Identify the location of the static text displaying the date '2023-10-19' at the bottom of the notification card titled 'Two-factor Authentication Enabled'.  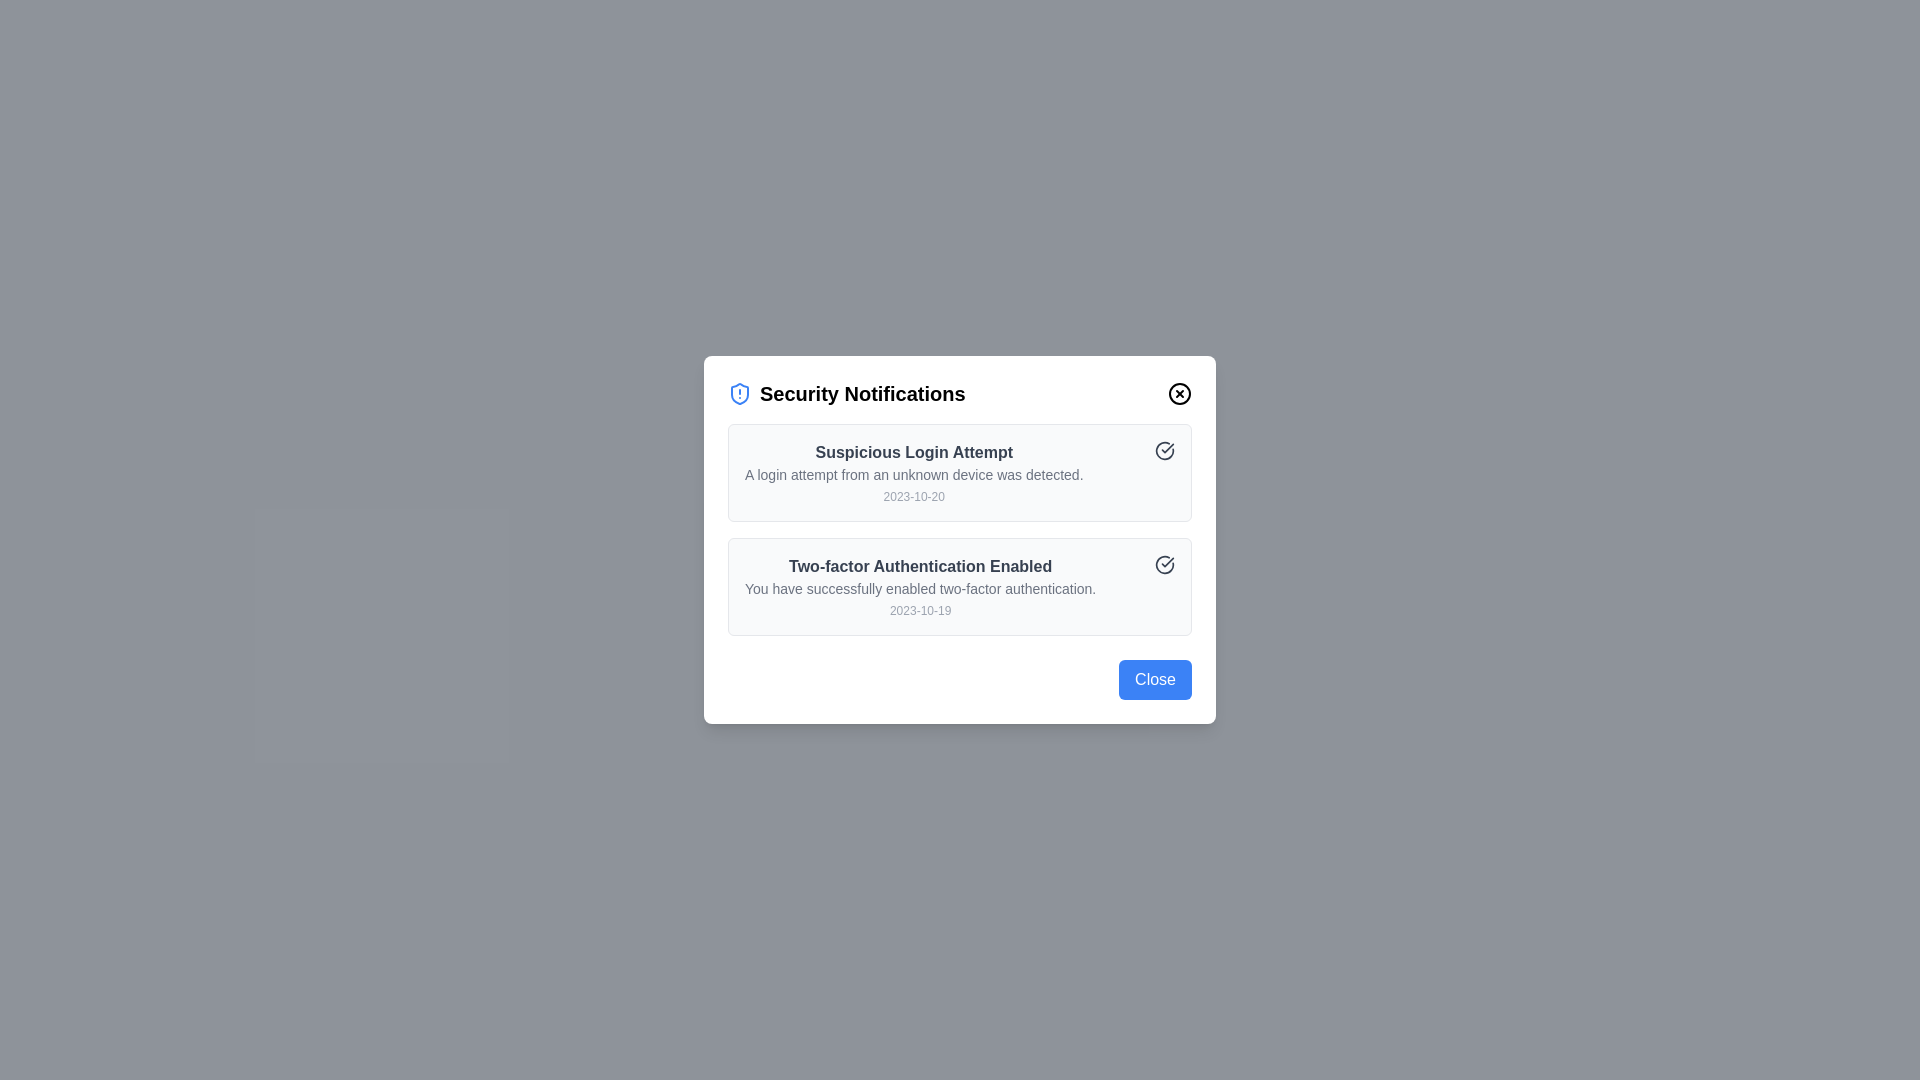
(919, 609).